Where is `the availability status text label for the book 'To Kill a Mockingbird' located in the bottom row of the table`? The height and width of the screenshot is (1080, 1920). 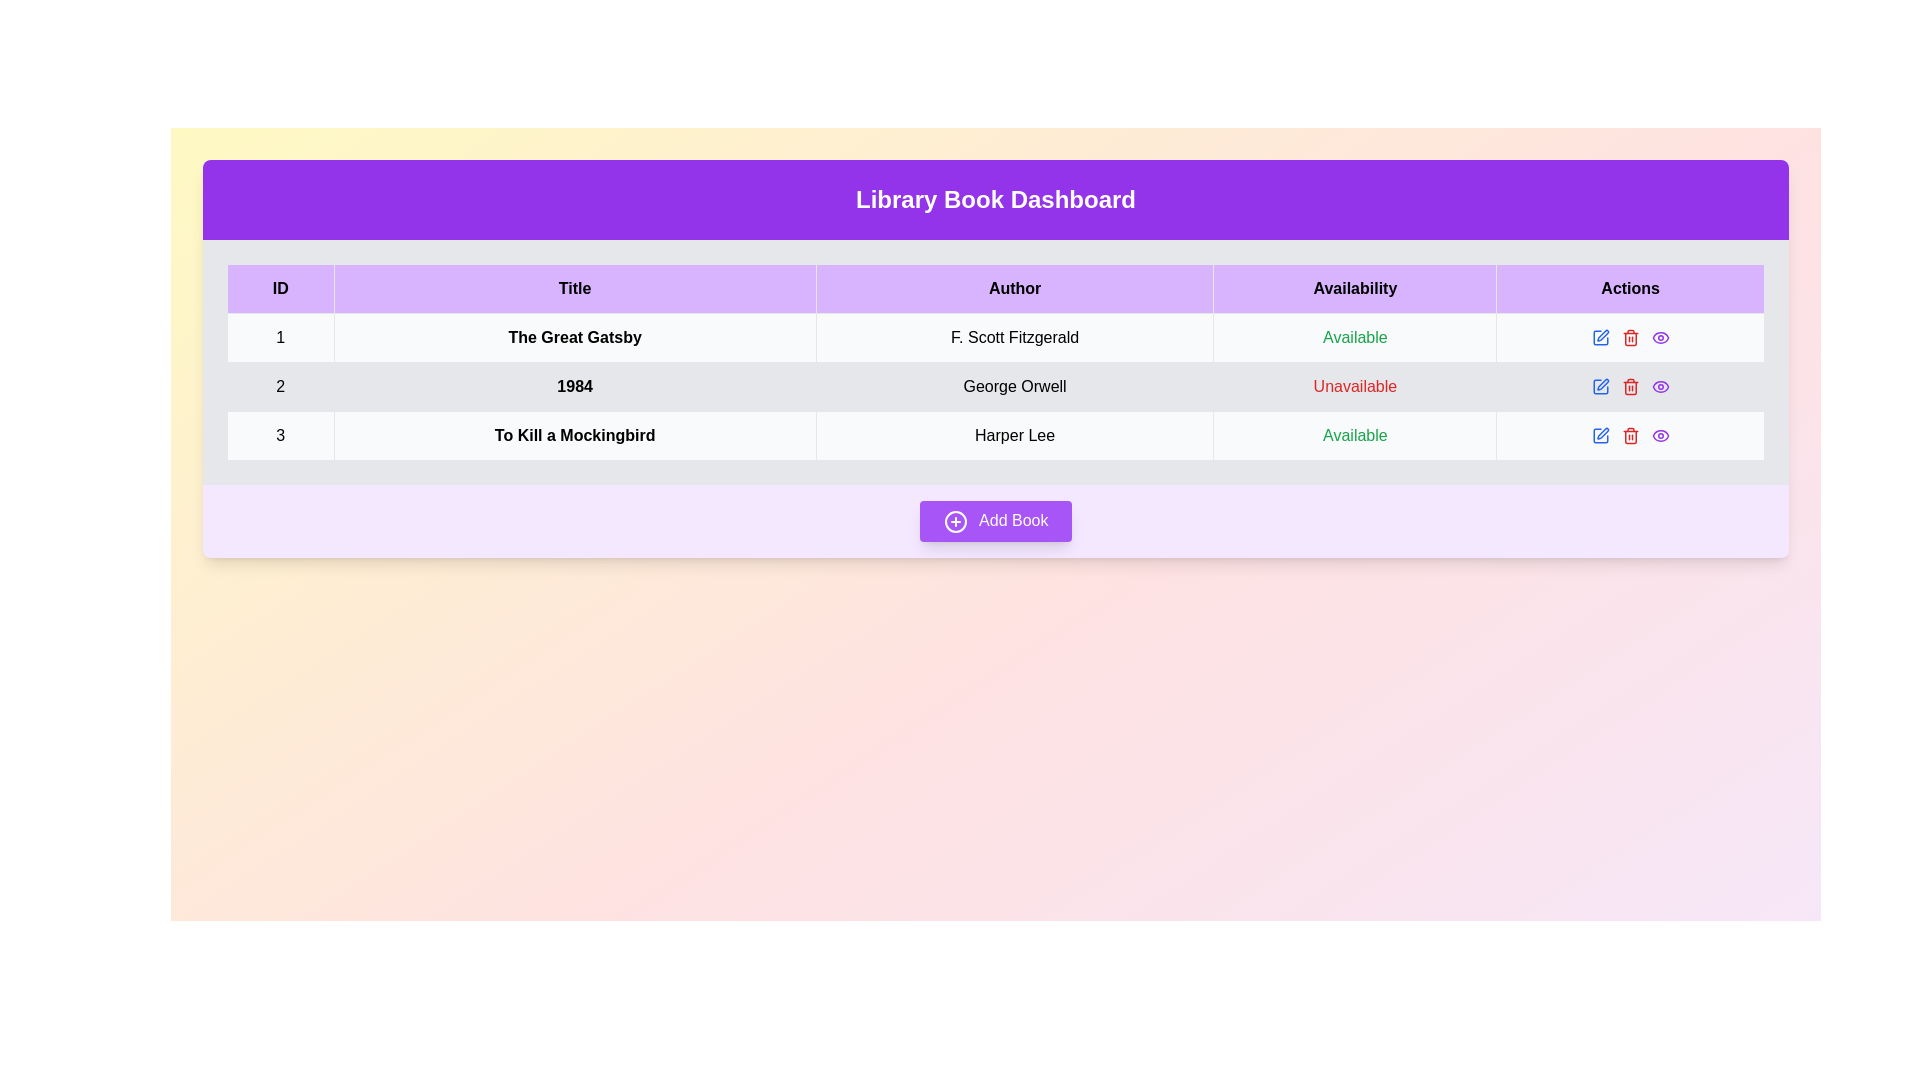
the availability status text label for the book 'To Kill a Mockingbird' located in the bottom row of the table is located at coordinates (1355, 434).